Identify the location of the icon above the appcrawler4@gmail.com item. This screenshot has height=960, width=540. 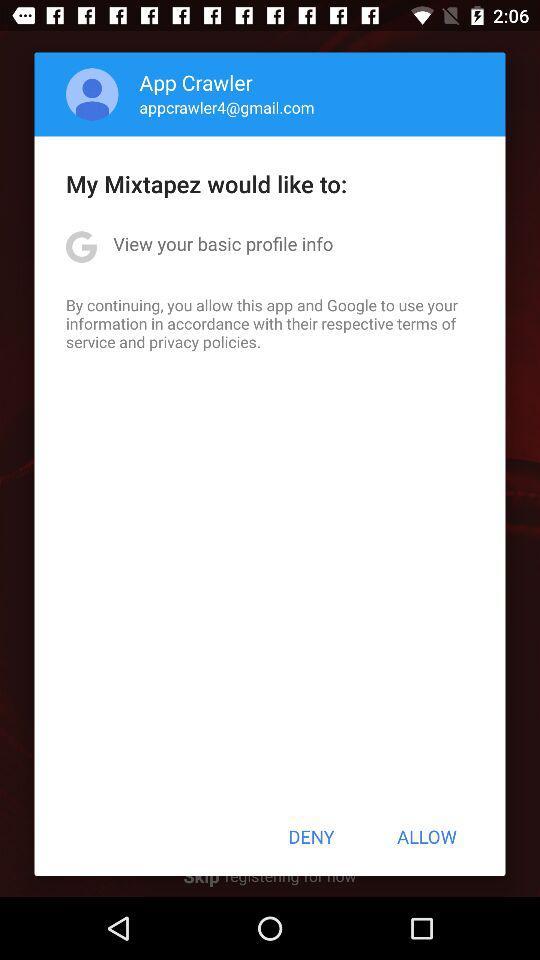
(196, 82).